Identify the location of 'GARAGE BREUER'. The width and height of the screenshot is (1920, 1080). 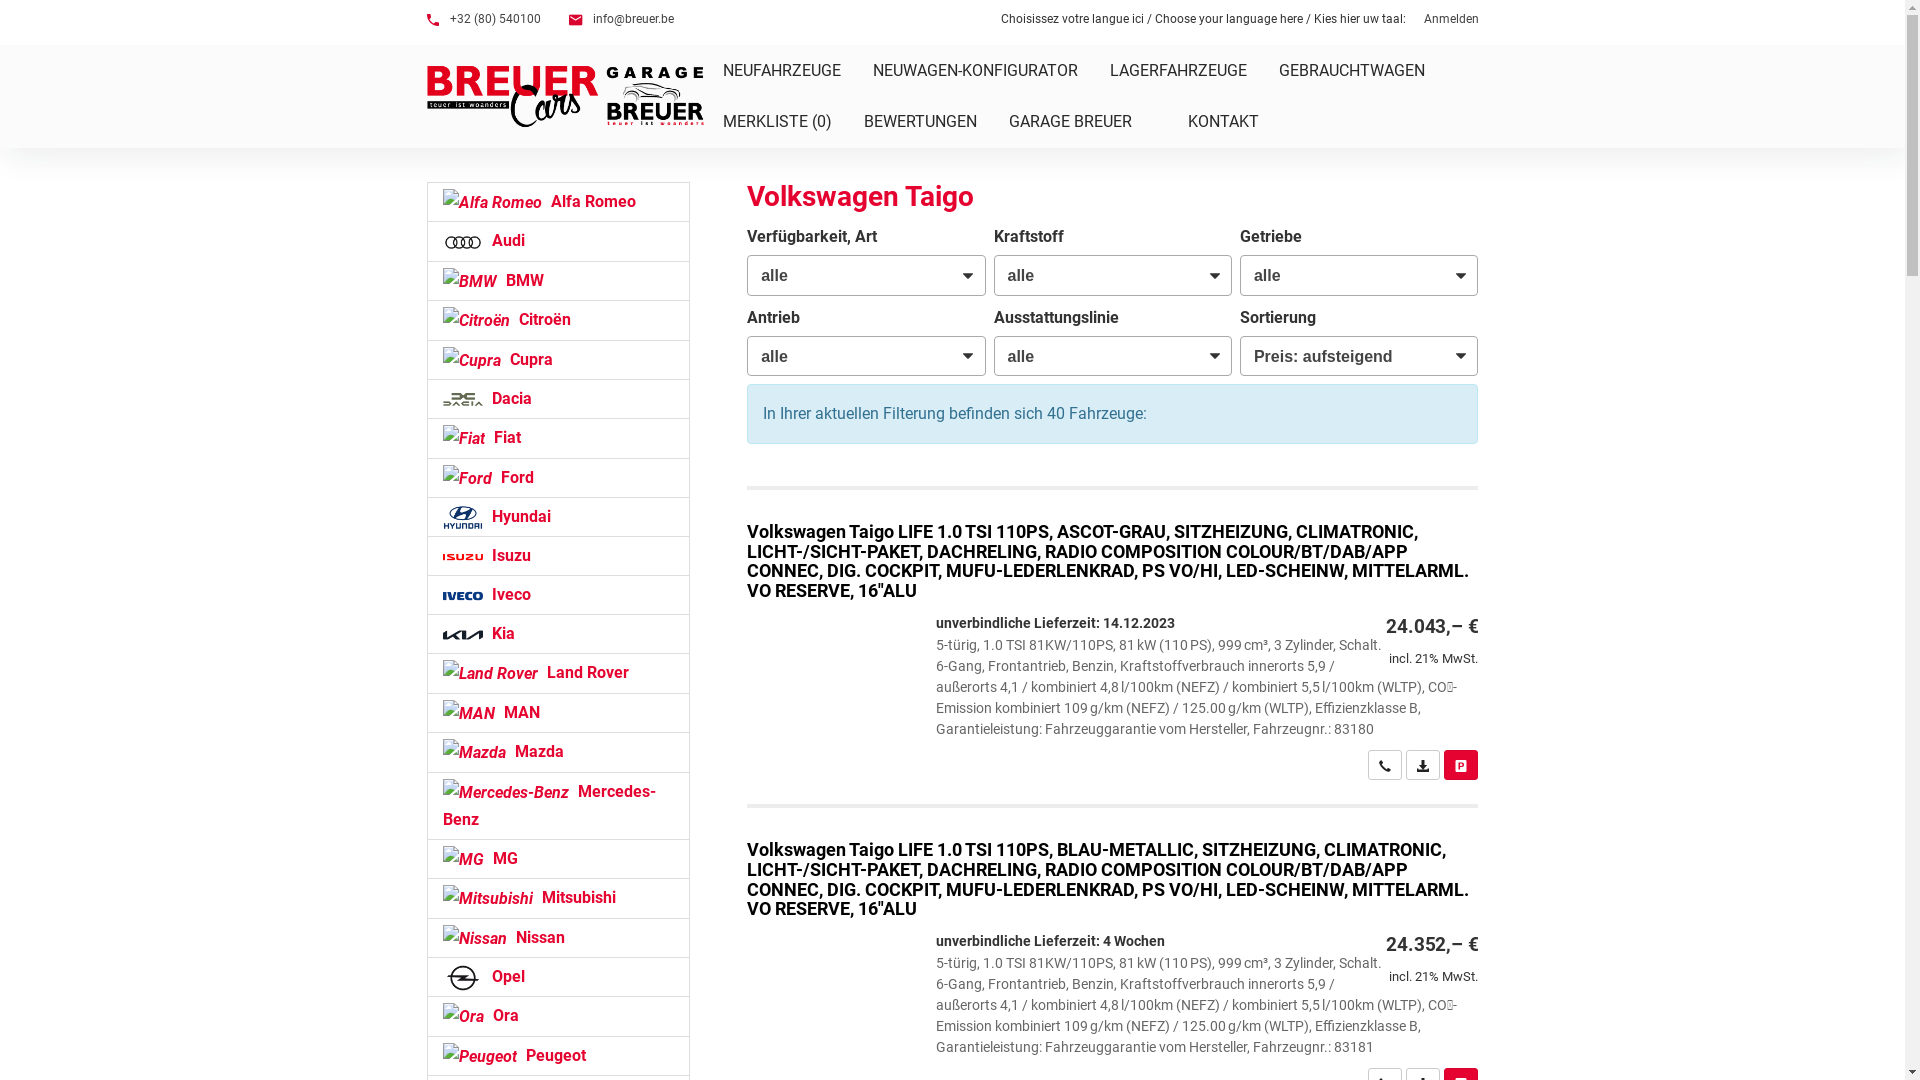
(992, 121).